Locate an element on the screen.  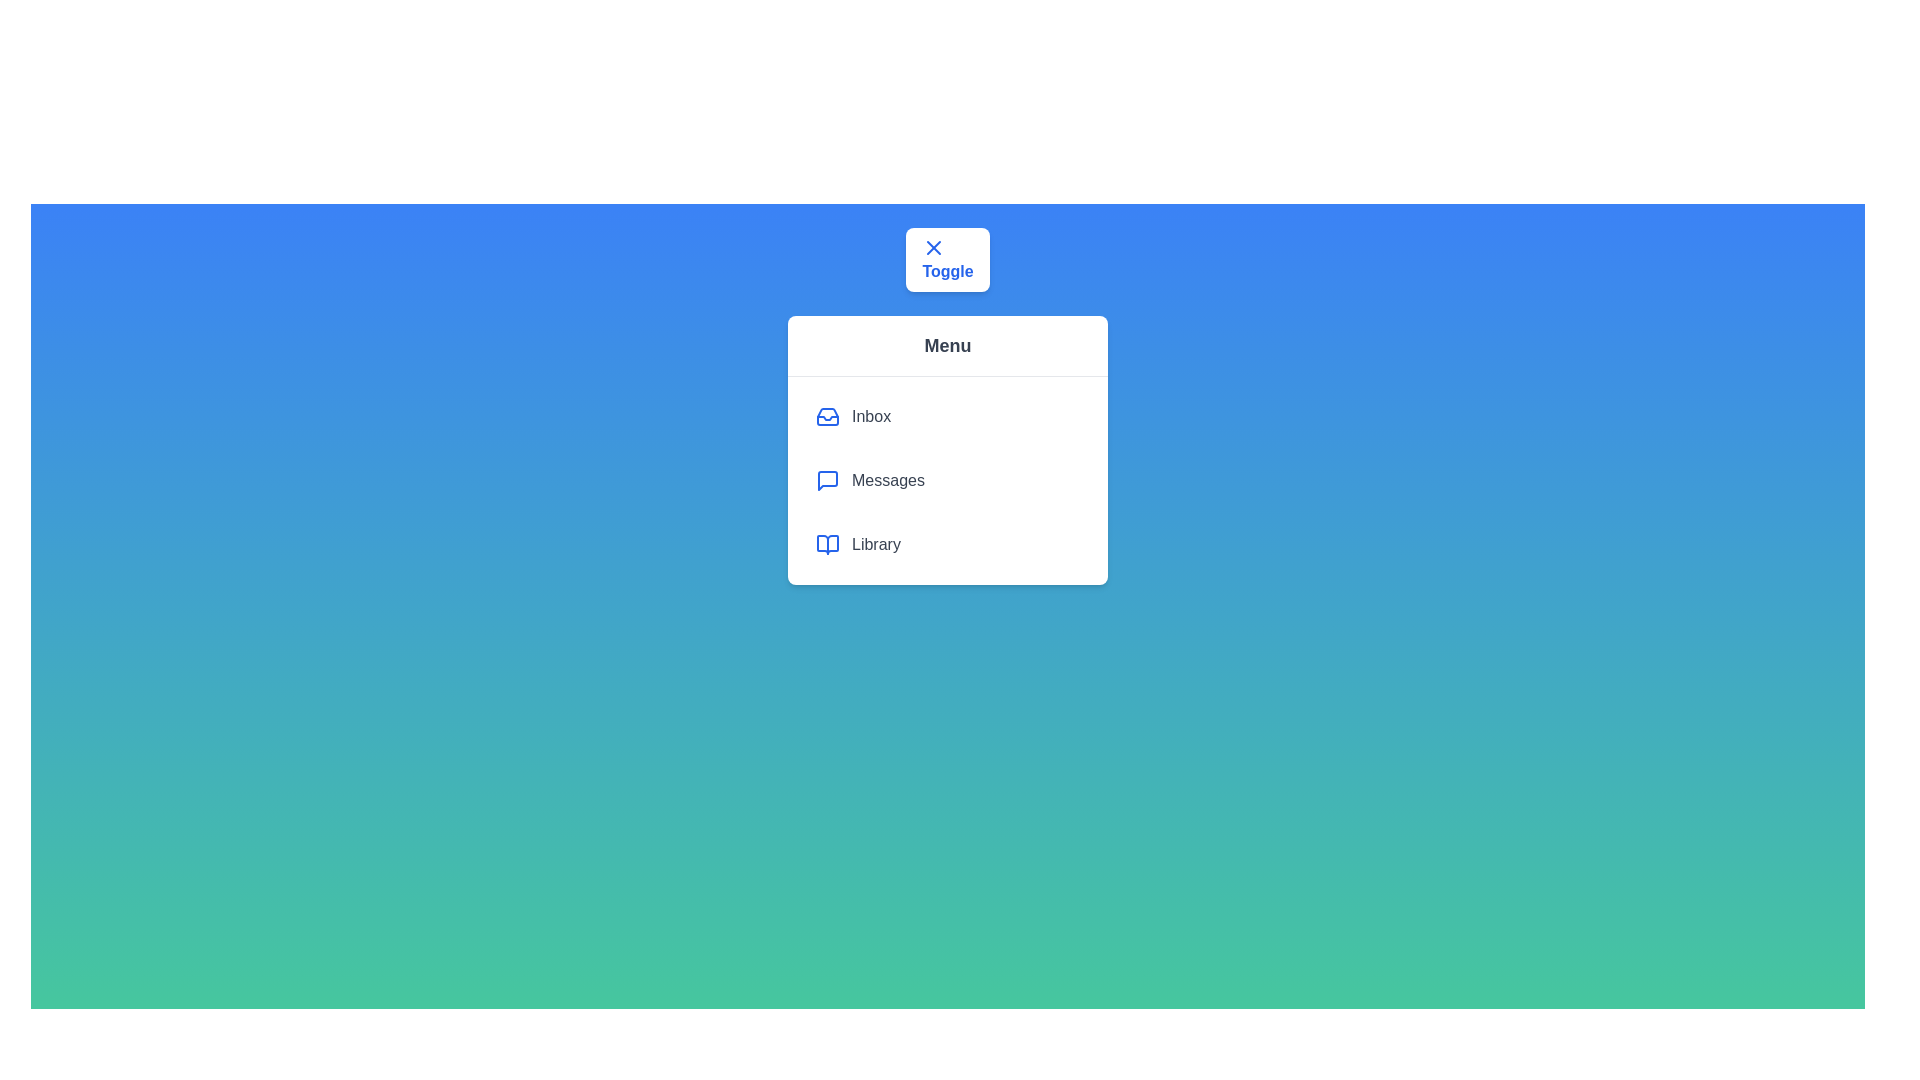
toggle button to toggle the menu visibility is located at coordinates (947, 258).